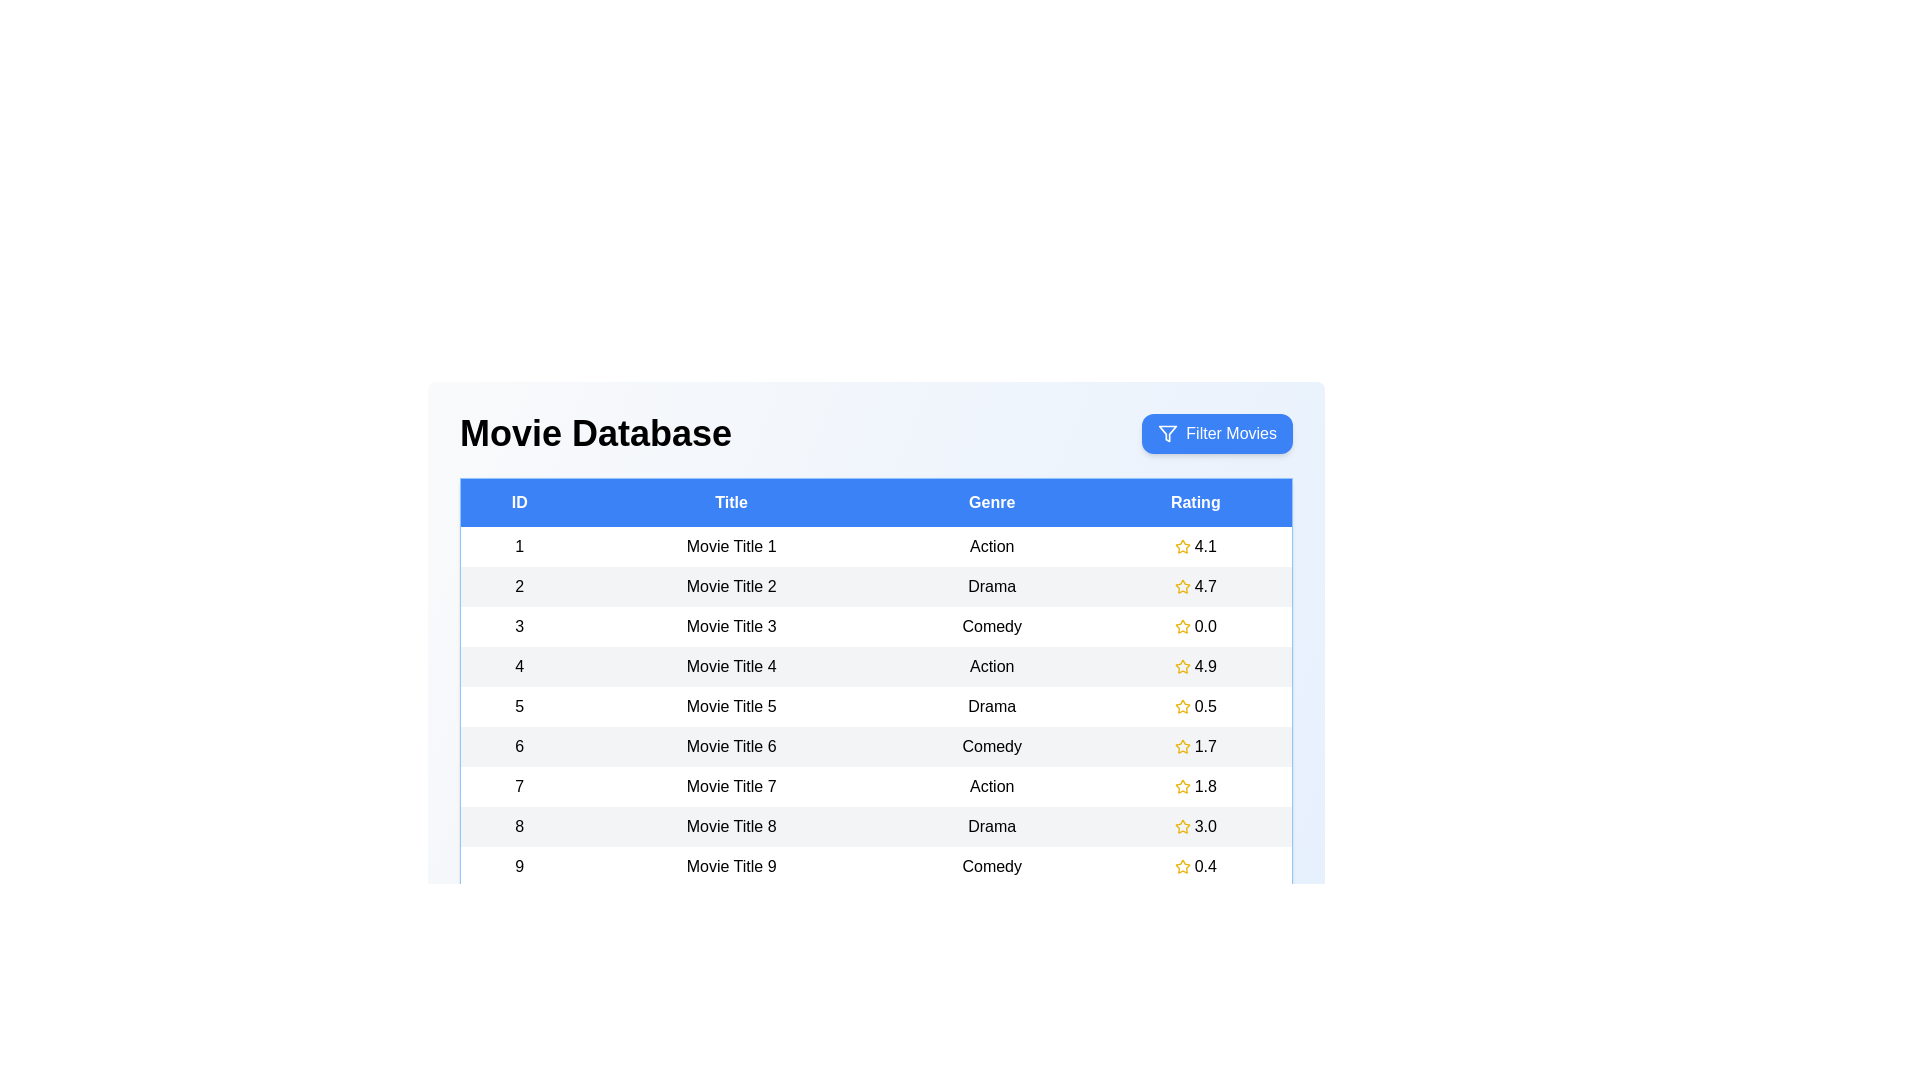 This screenshot has width=1920, height=1080. What do you see at coordinates (992, 501) in the screenshot?
I see `the column header to sort the table by Genre` at bounding box center [992, 501].